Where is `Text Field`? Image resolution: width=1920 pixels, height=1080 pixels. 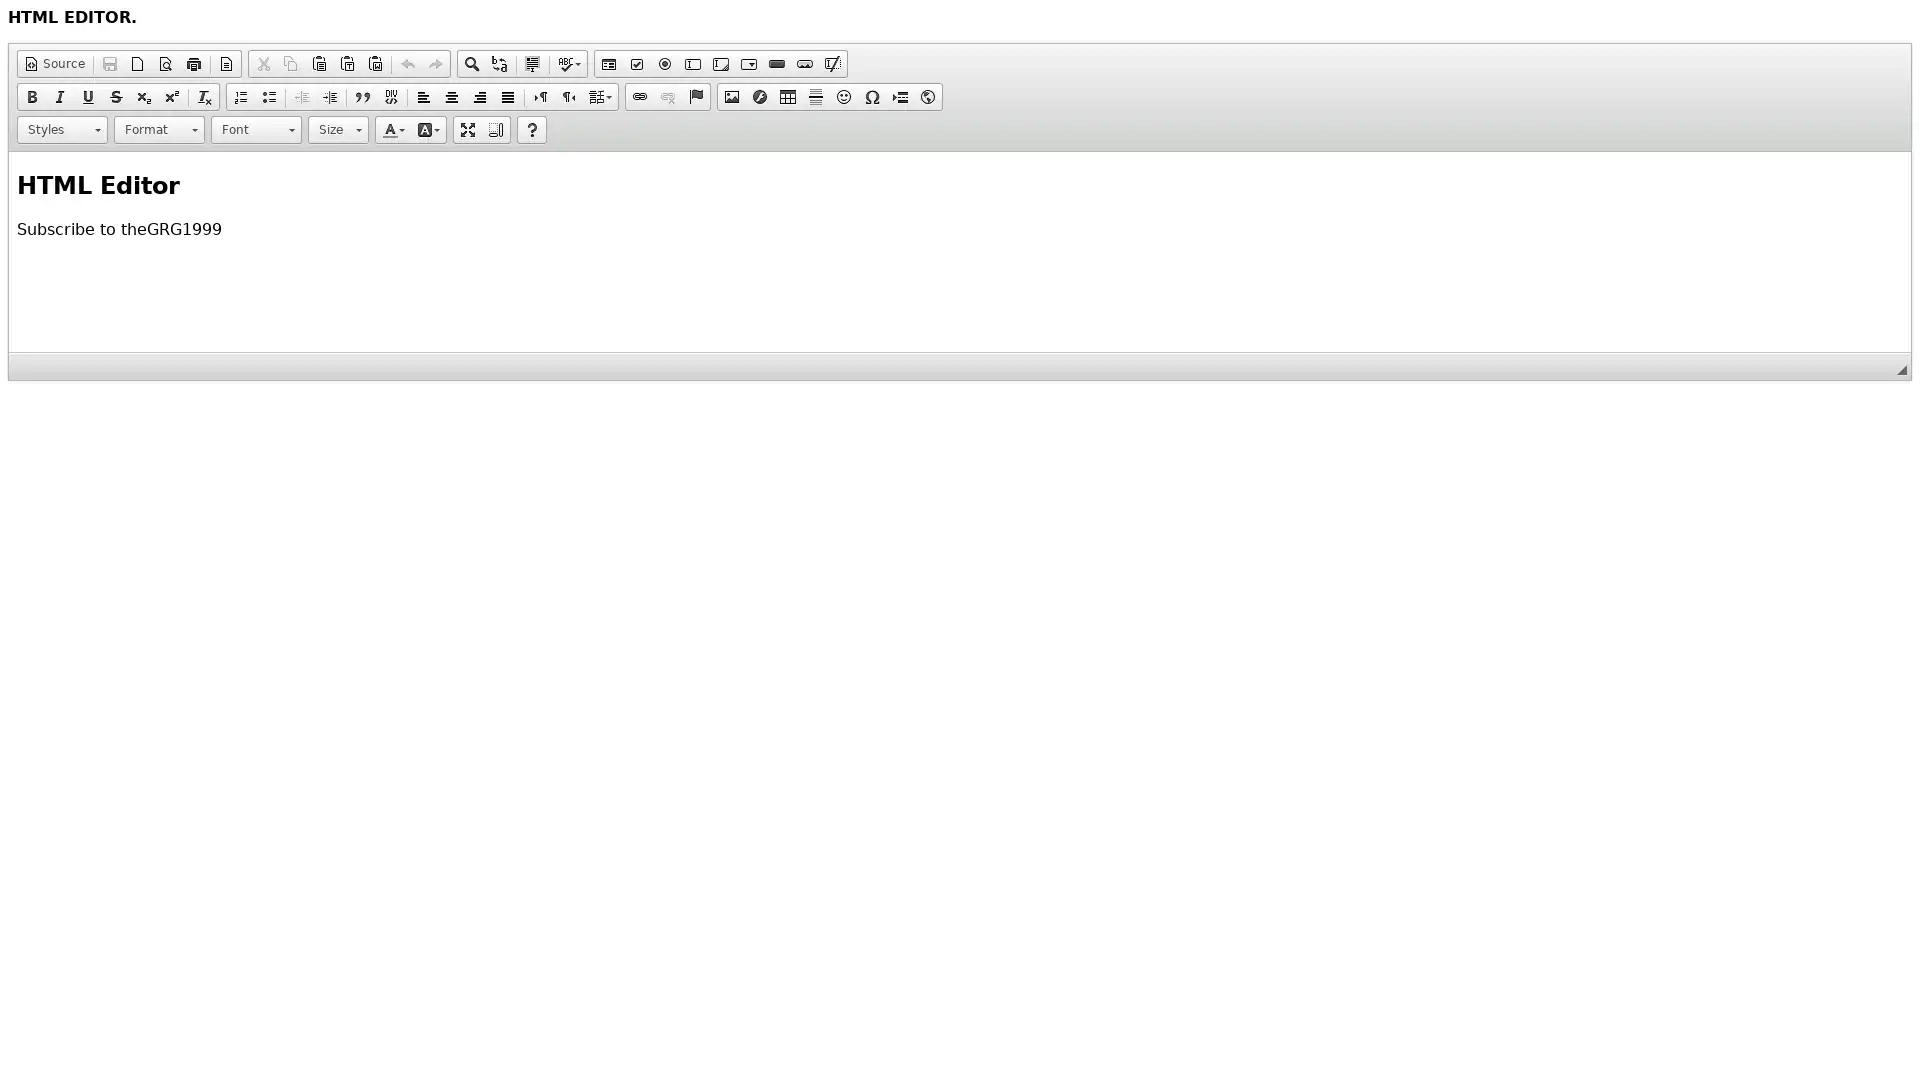 Text Field is located at coordinates (692, 63).